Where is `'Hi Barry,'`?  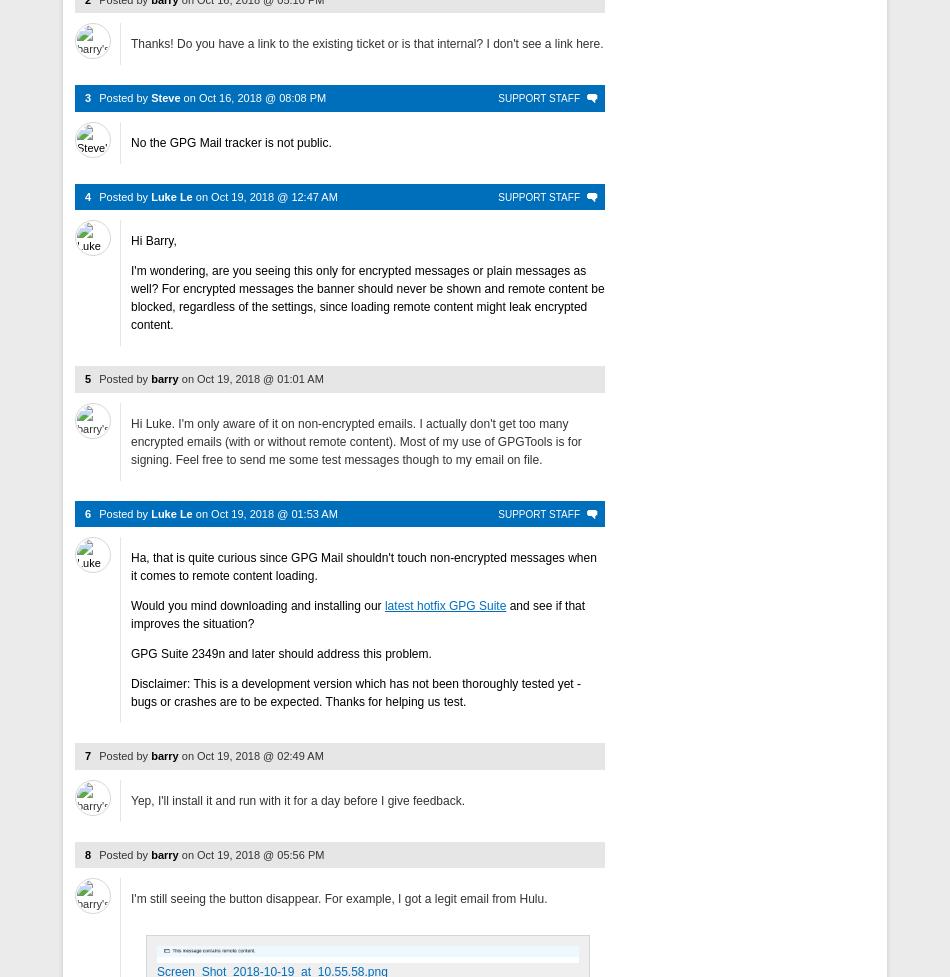
'Hi Barry,' is located at coordinates (153, 240).